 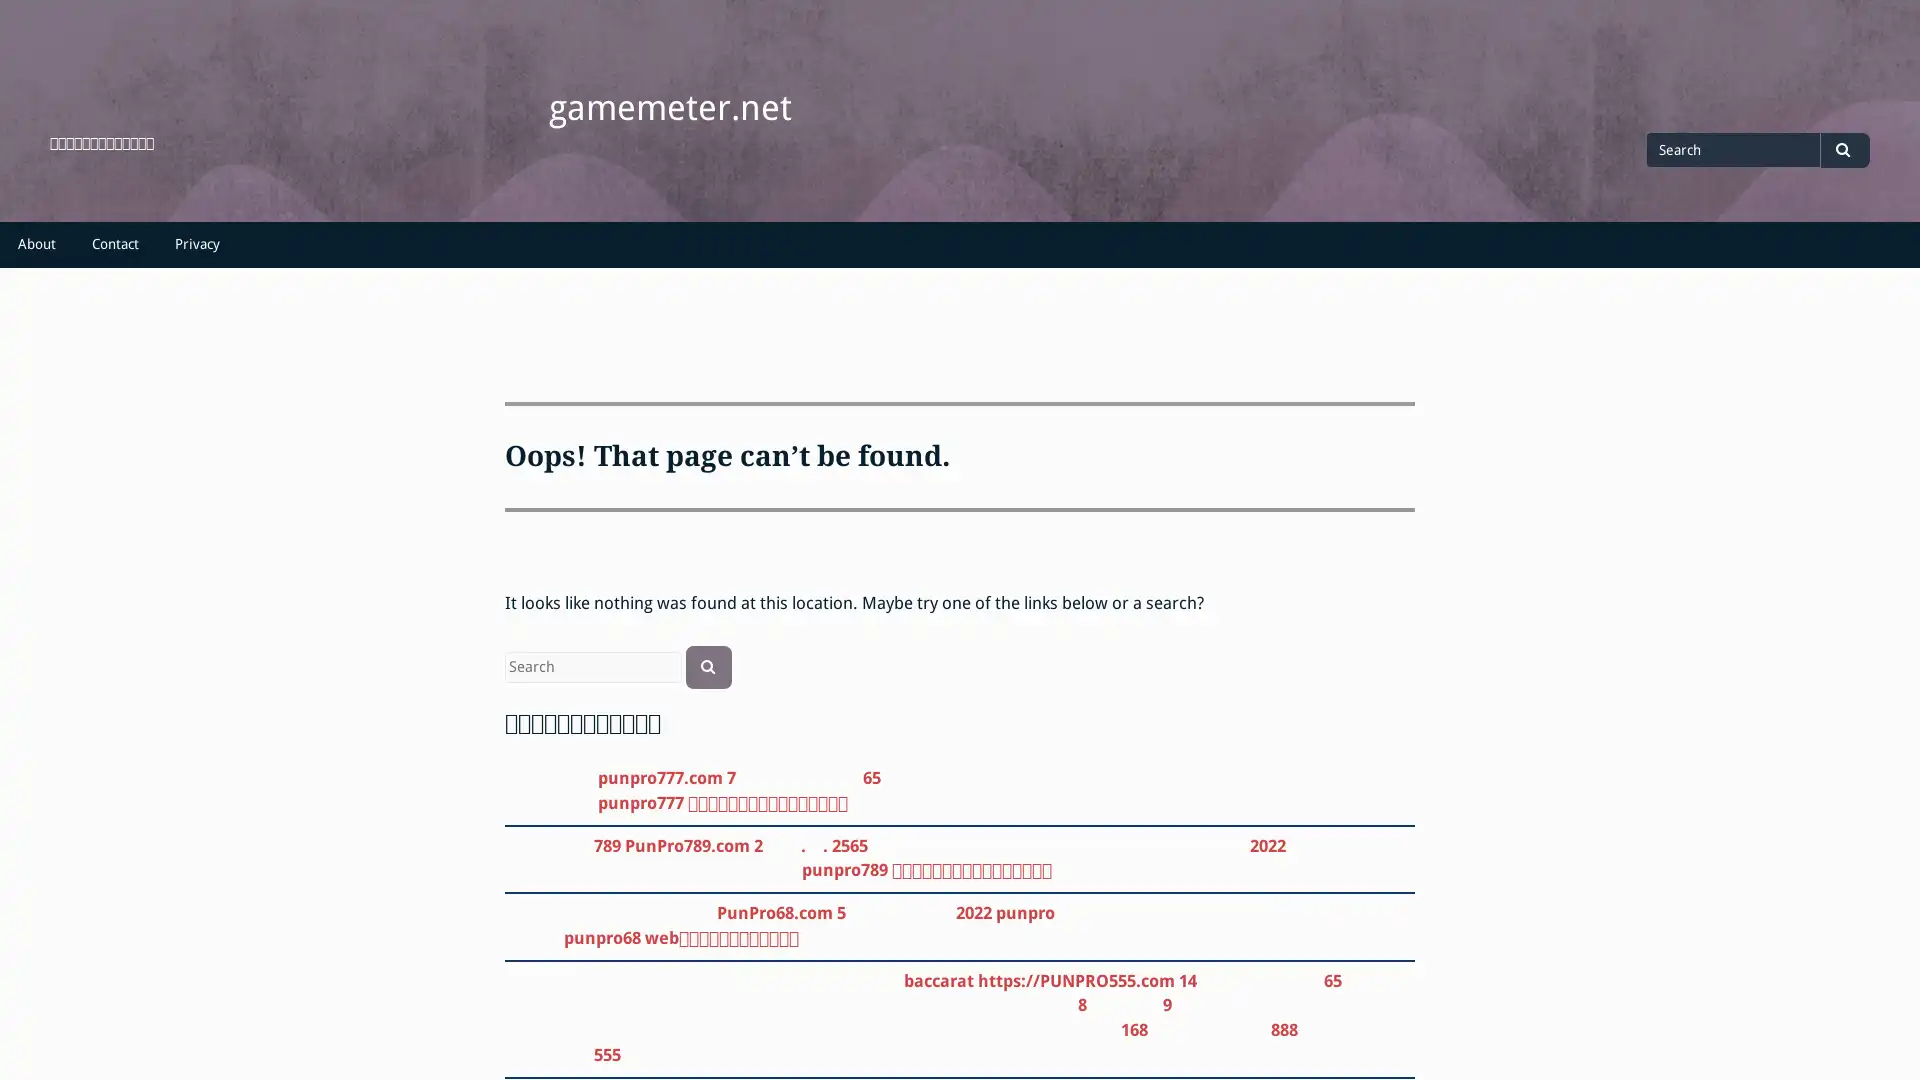 What do you see at coordinates (709, 667) in the screenshot?
I see `Search` at bounding box center [709, 667].